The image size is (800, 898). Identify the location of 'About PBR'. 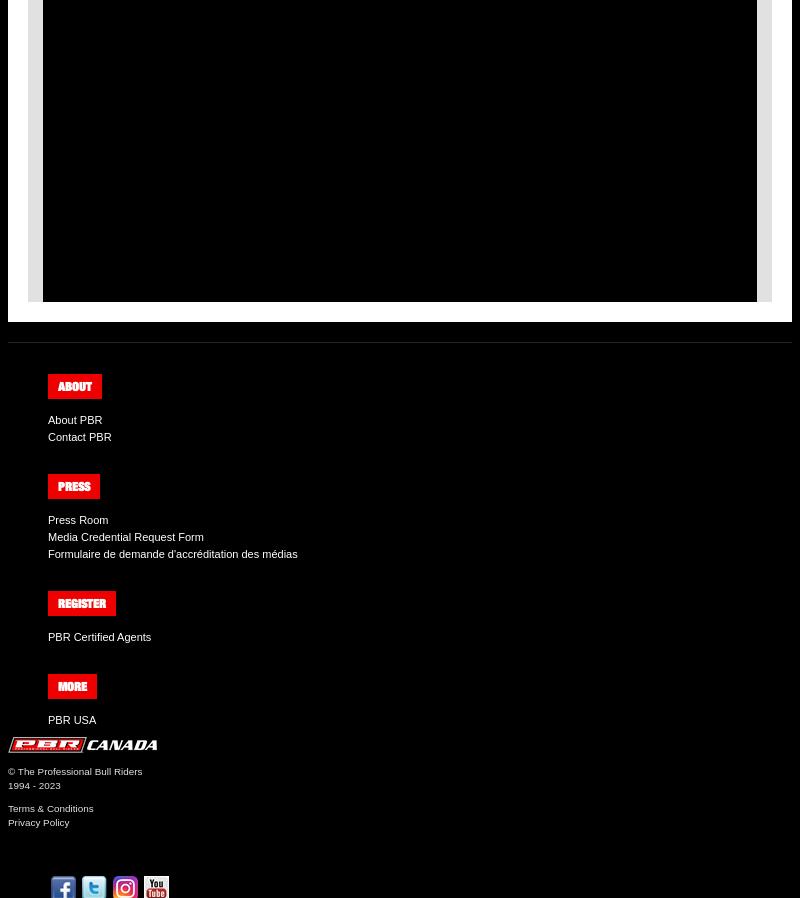
(75, 419).